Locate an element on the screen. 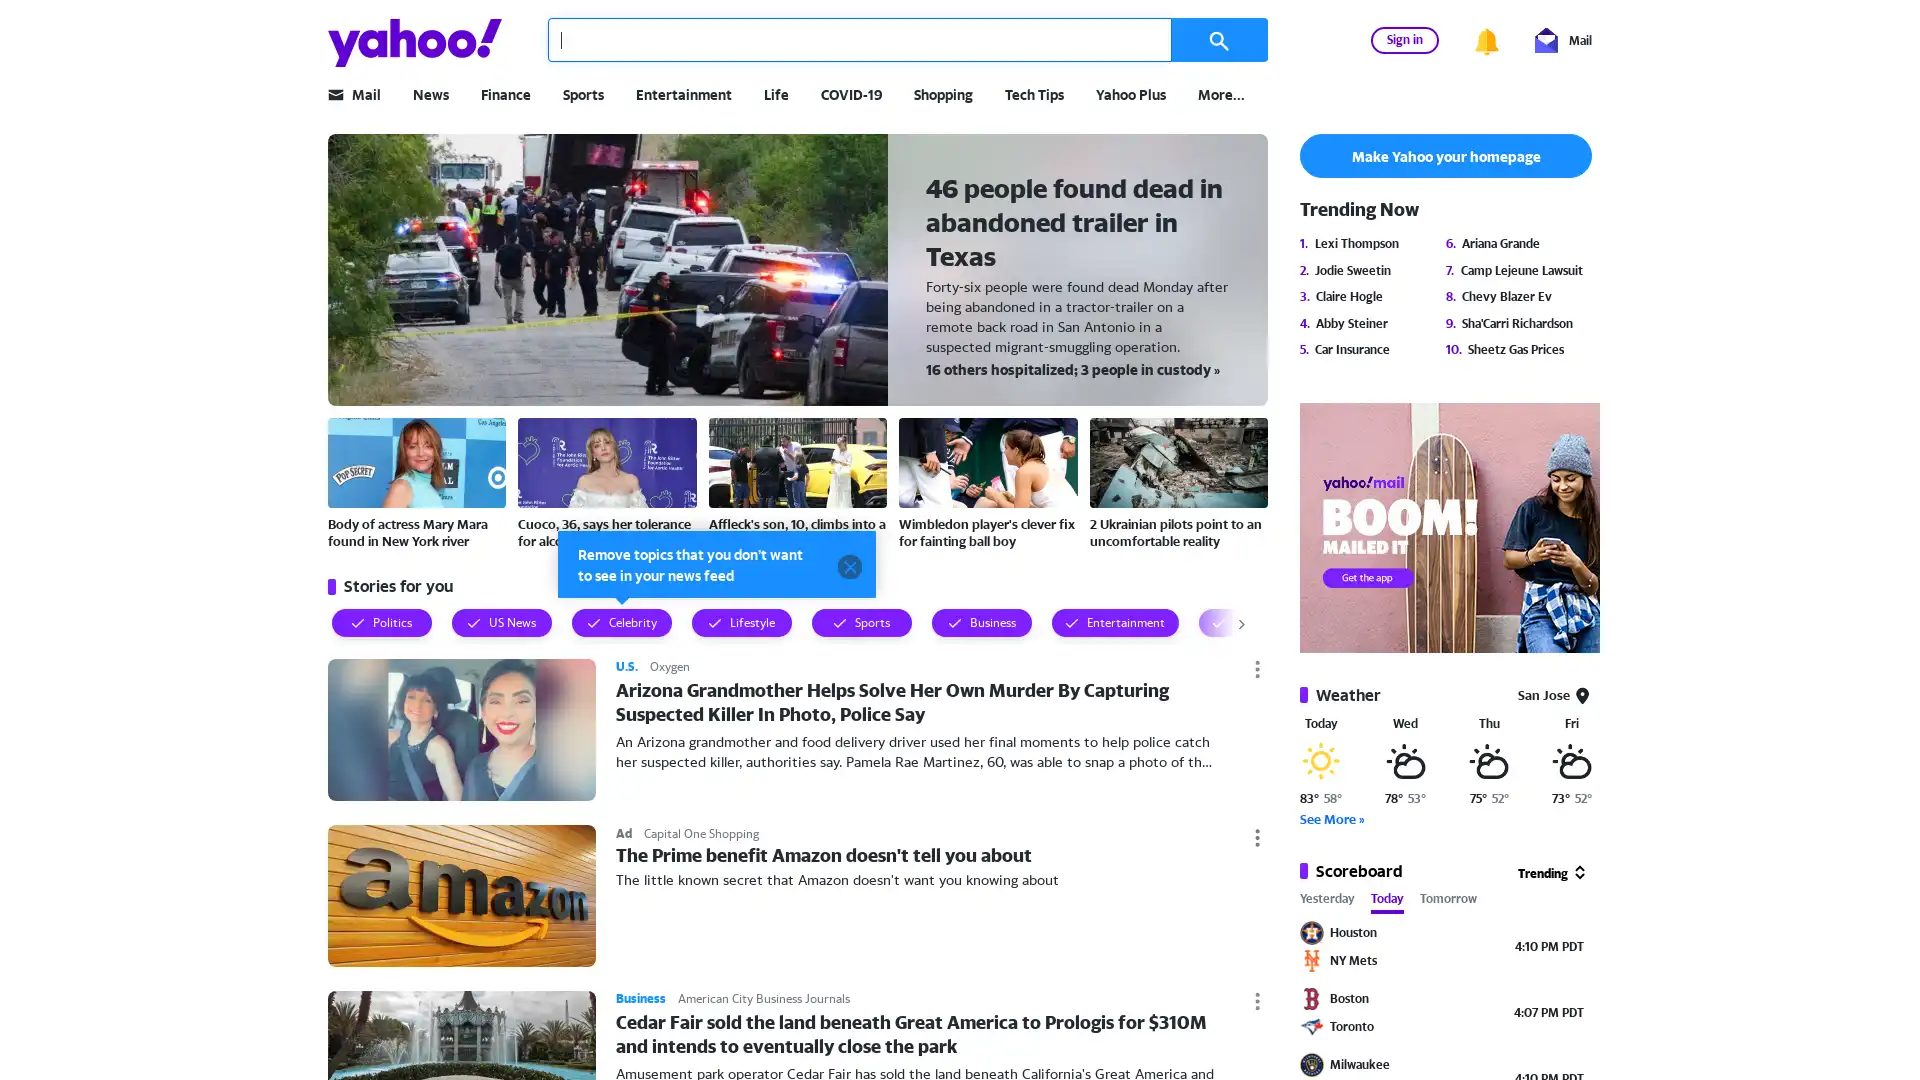 The height and width of the screenshot is (1080, 1920). Visually show next topic filters is located at coordinates (1220, 621).